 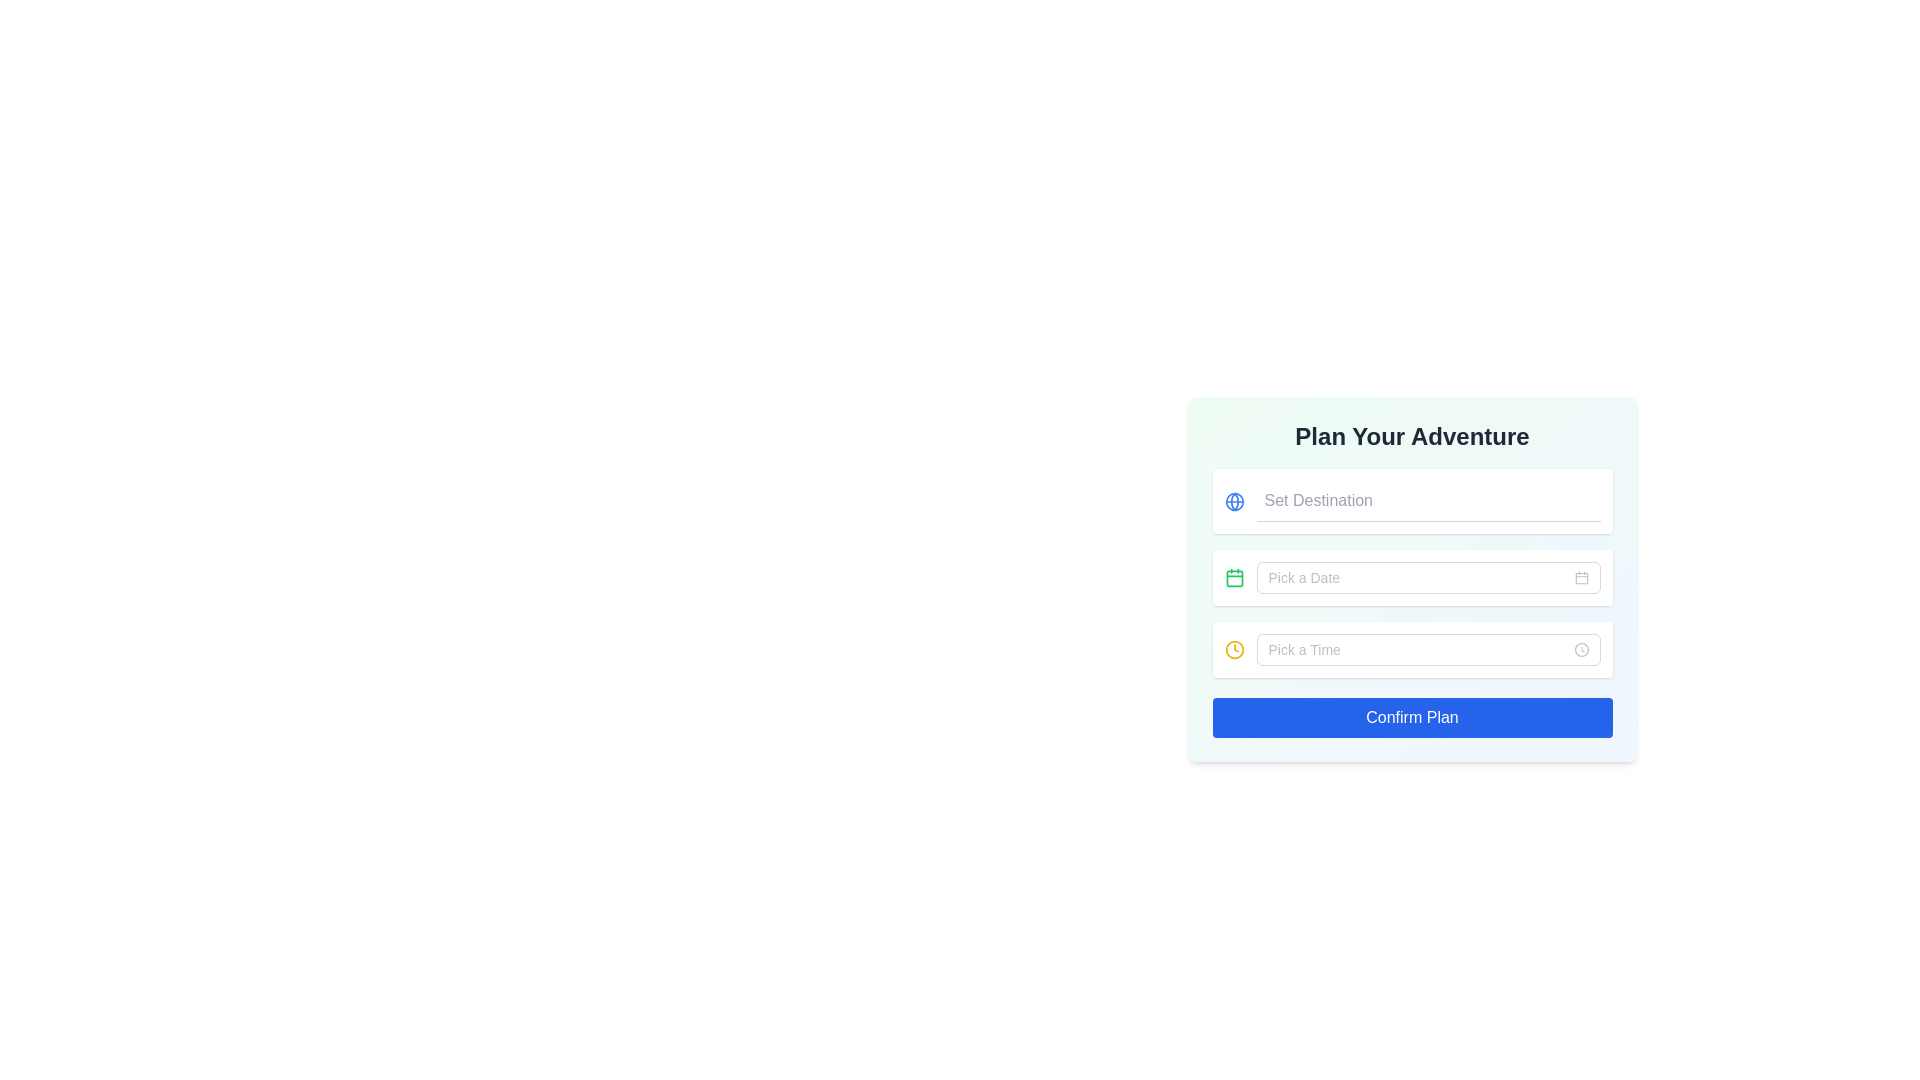 What do you see at coordinates (1427, 650) in the screenshot?
I see `the Input field for time selection located at the bottom of the input fields in the 'Plan Your Adventure' section` at bounding box center [1427, 650].